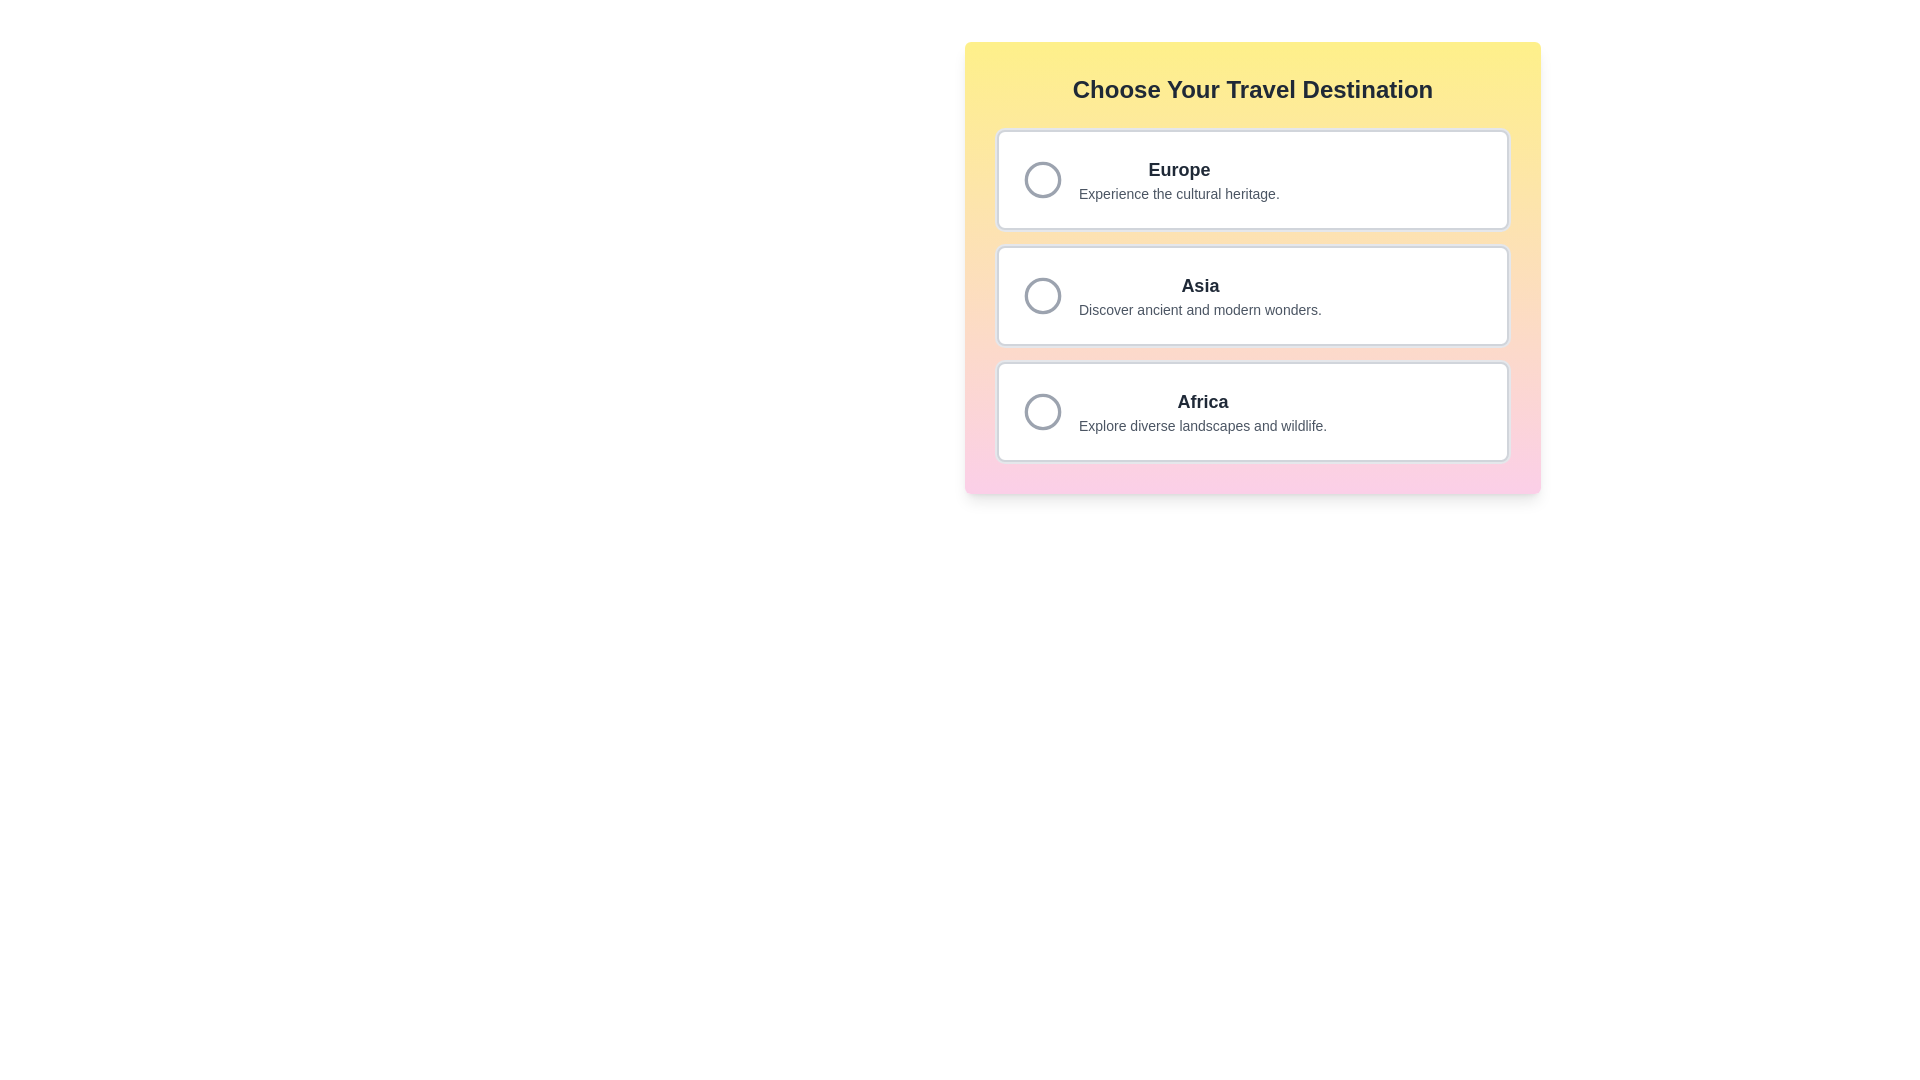 The image size is (1920, 1080). What do you see at coordinates (1251, 411) in the screenshot?
I see `the radio selection card for 'Africa'` at bounding box center [1251, 411].